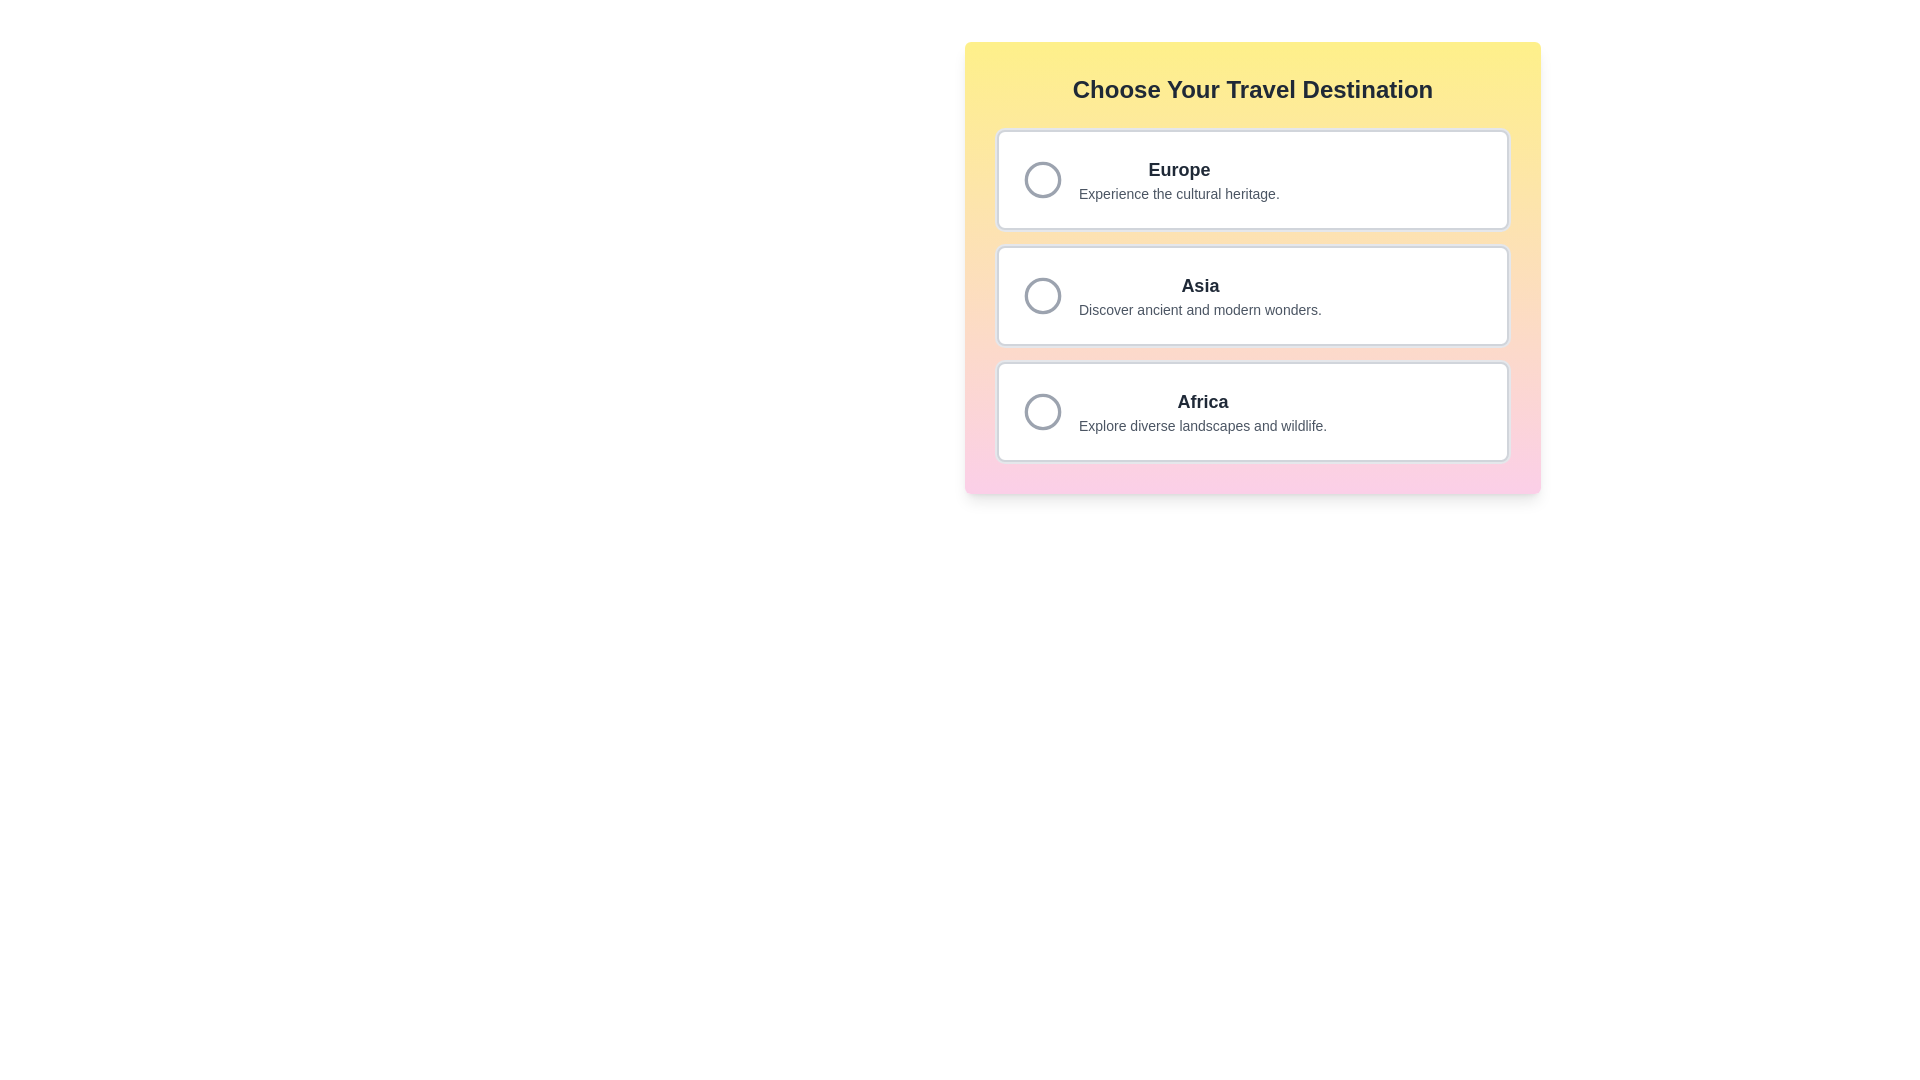 The image size is (1920, 1080). What do you see at coordinates (1251, 411) in the screenshot?
I see `the radio selection card for 'Africa'` at bounding box center [1251, 411].